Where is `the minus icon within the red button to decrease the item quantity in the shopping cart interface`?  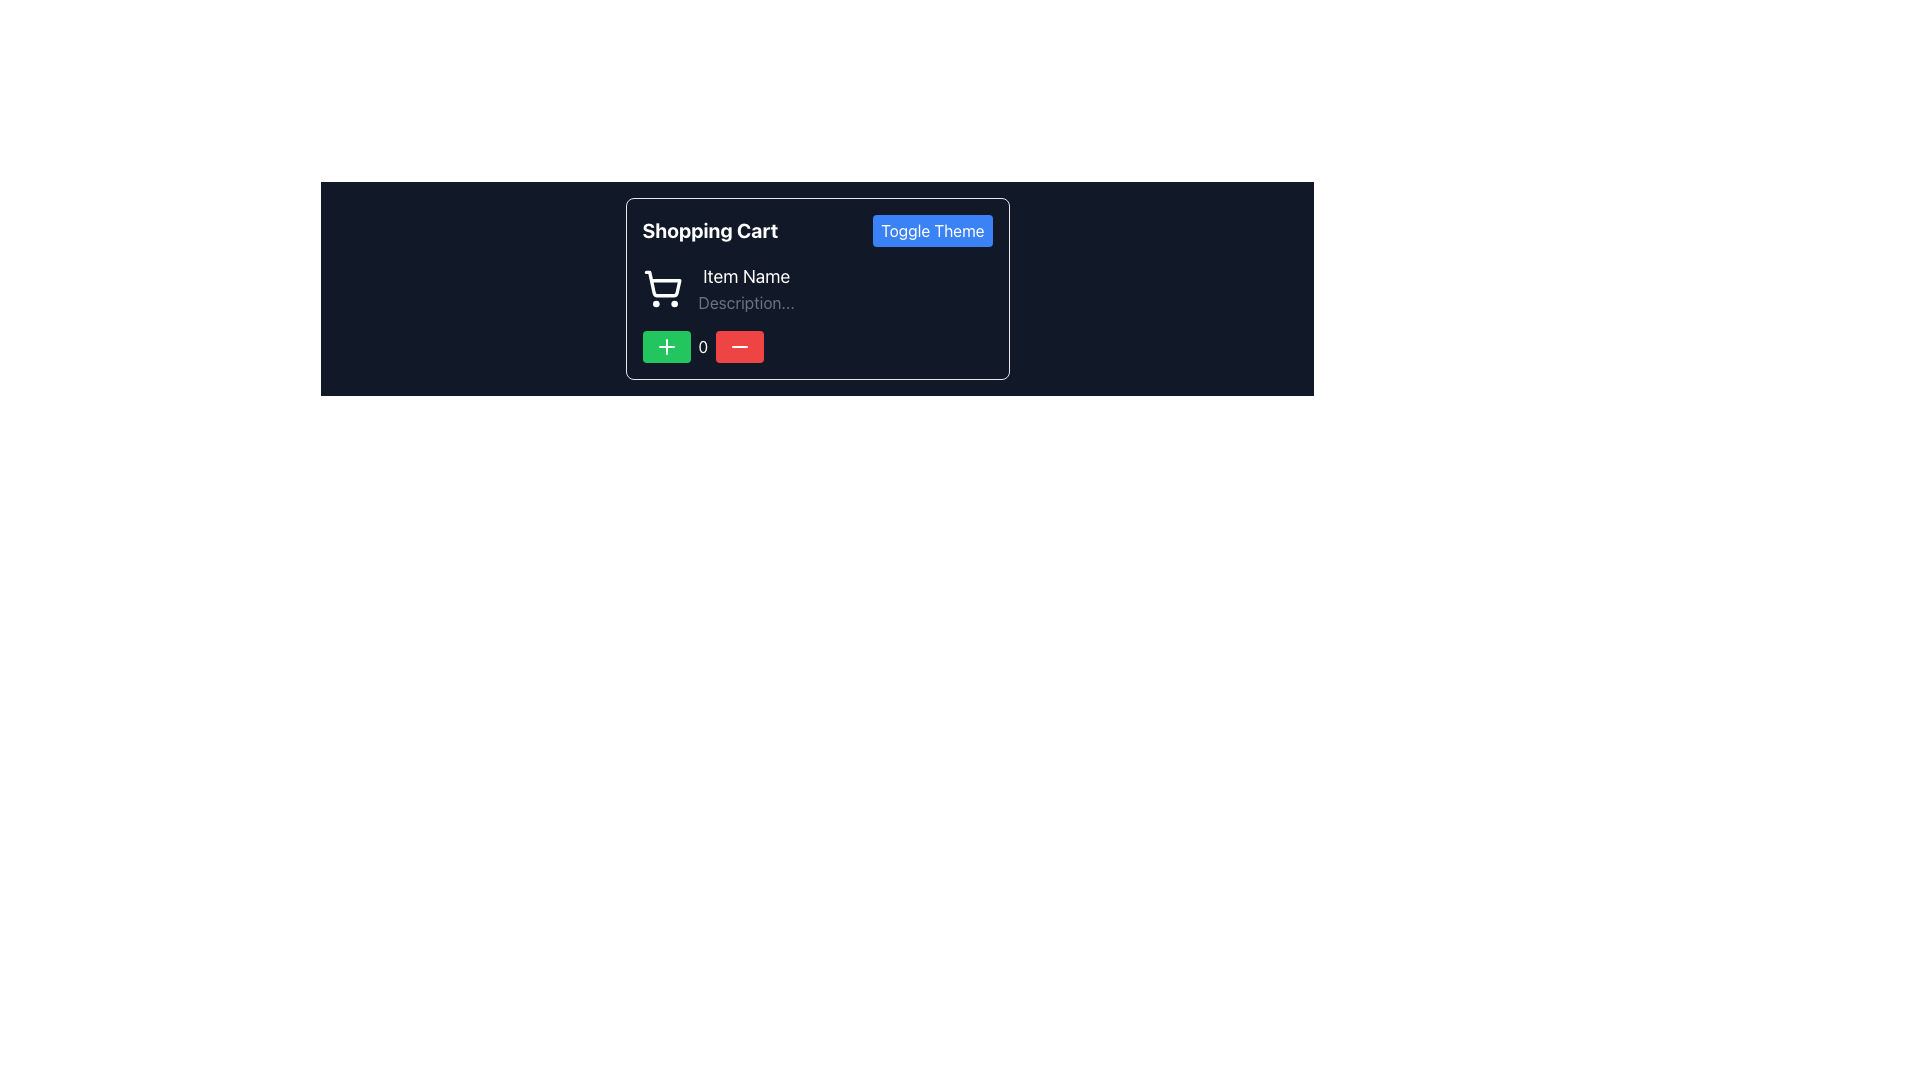
the minus icon within the red button to decrease the item quantity in the shopping cart interface is located at coordinates (739, 346).